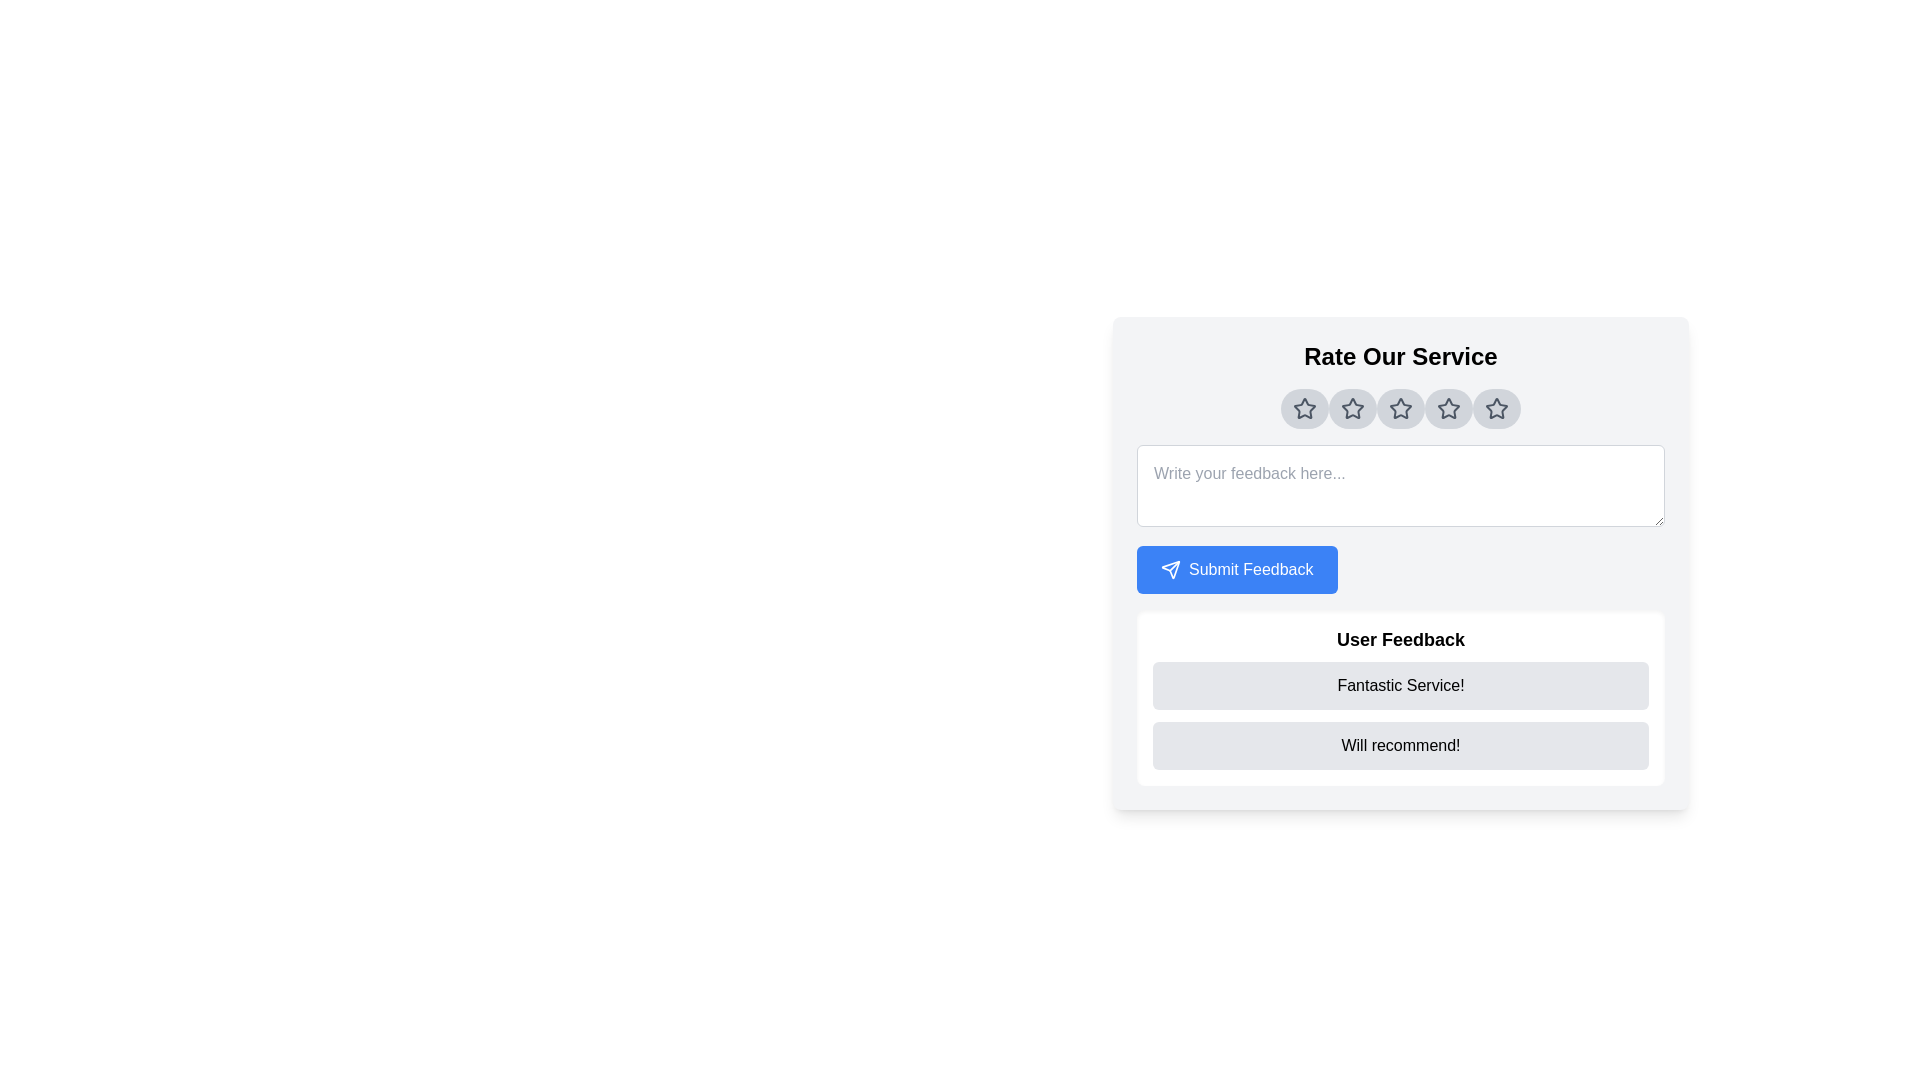 Image resolution: width=1920 pixels, height=1080 pixels. What do you see at coordinates (1353, 407) in the screenshot?
I see `the third star icon in the rating system located in the top center of the feedback form interface` at bounding box center [1353, 407].